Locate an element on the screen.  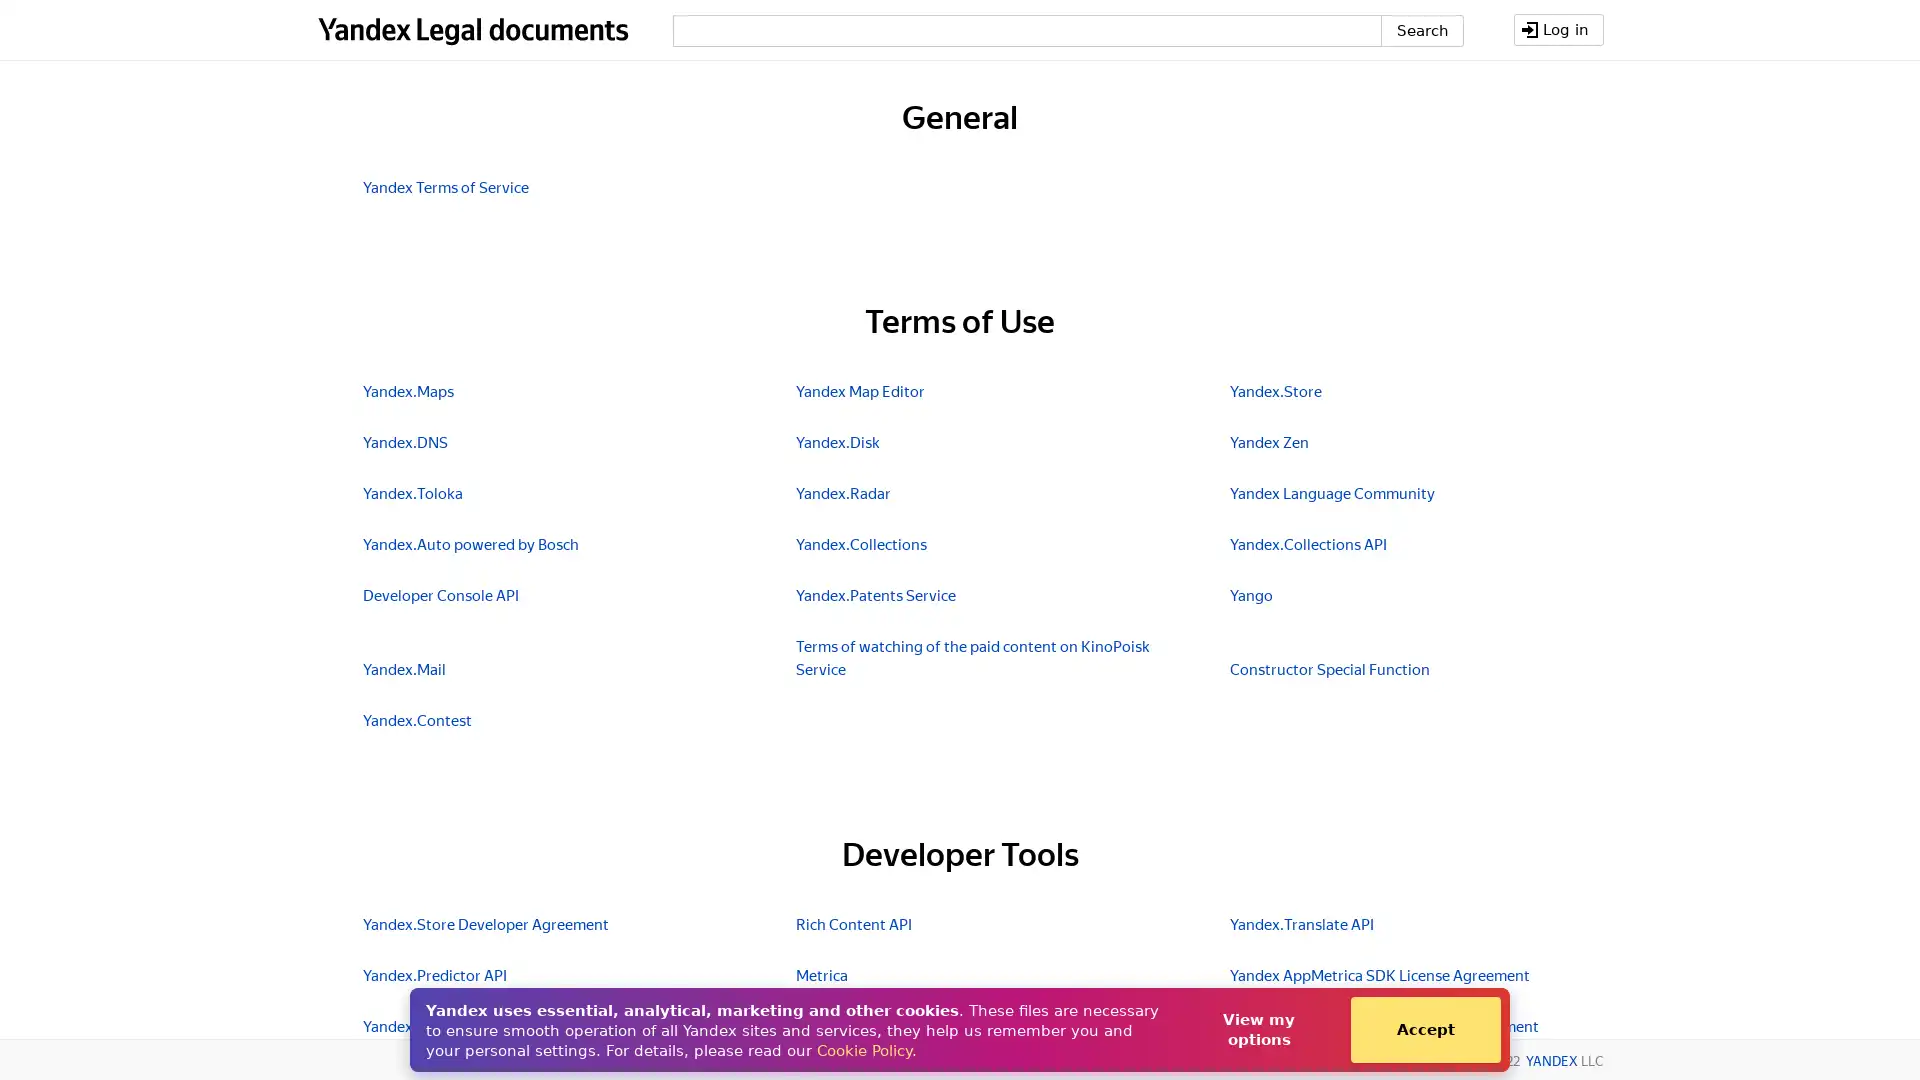
Accept is located at coordinates (1424, 1029).